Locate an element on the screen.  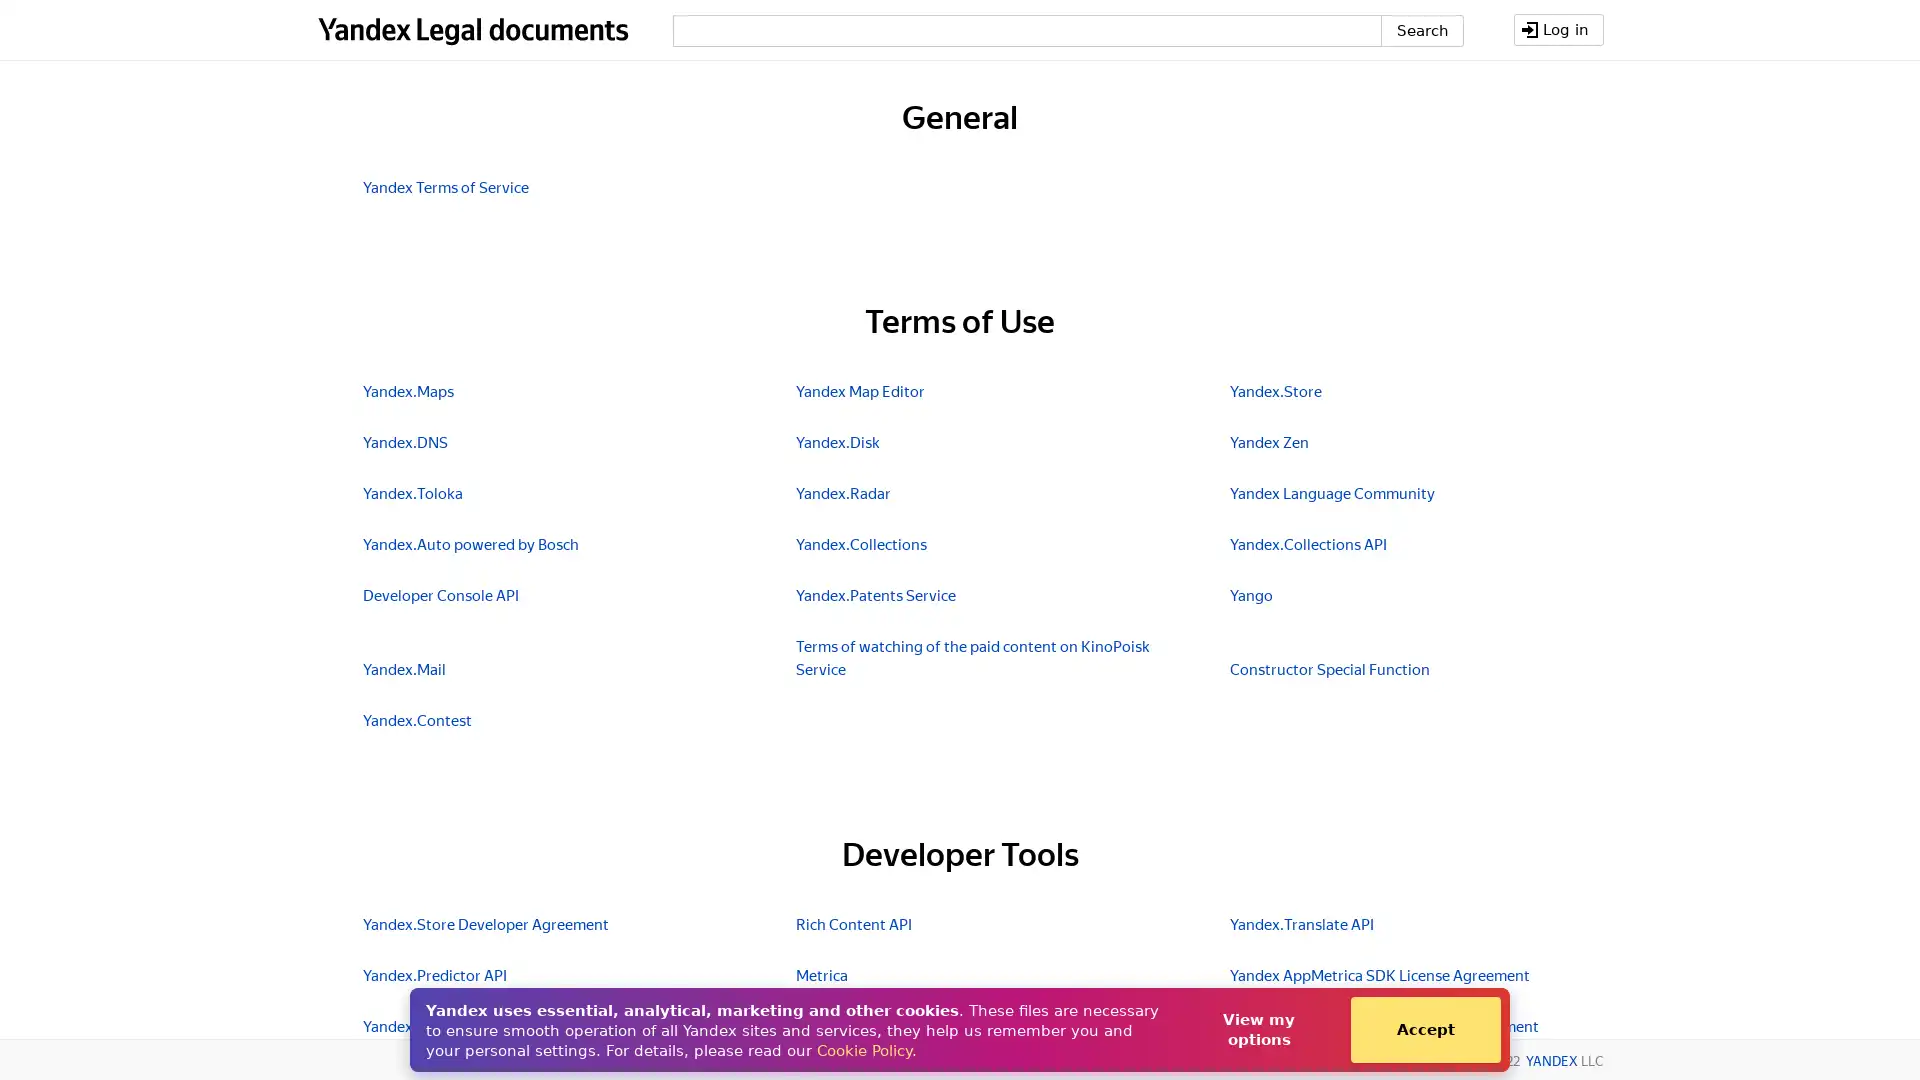
Accept is located at coordinates (1424, 1029).